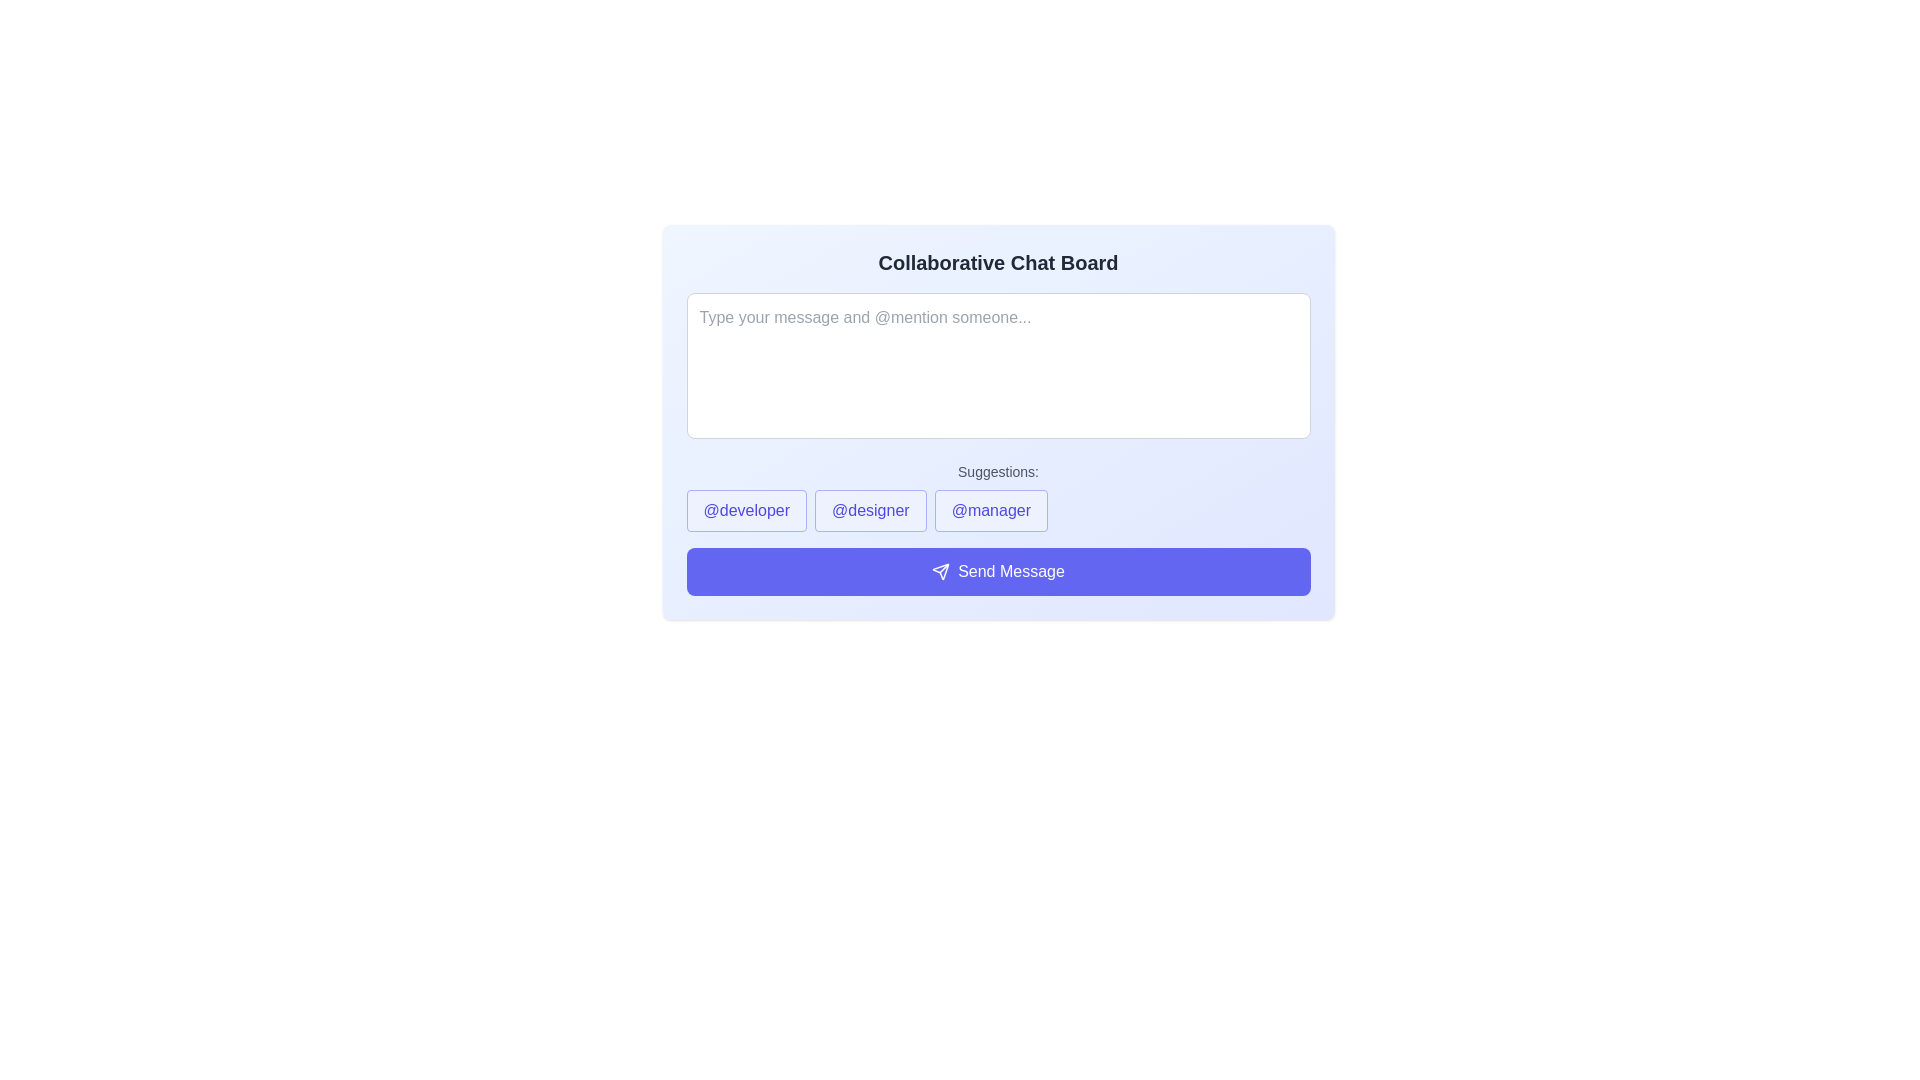  I want to click on the send message button located at the bottom center of the card layout to observe its hover styling effects, so click(998, 571).